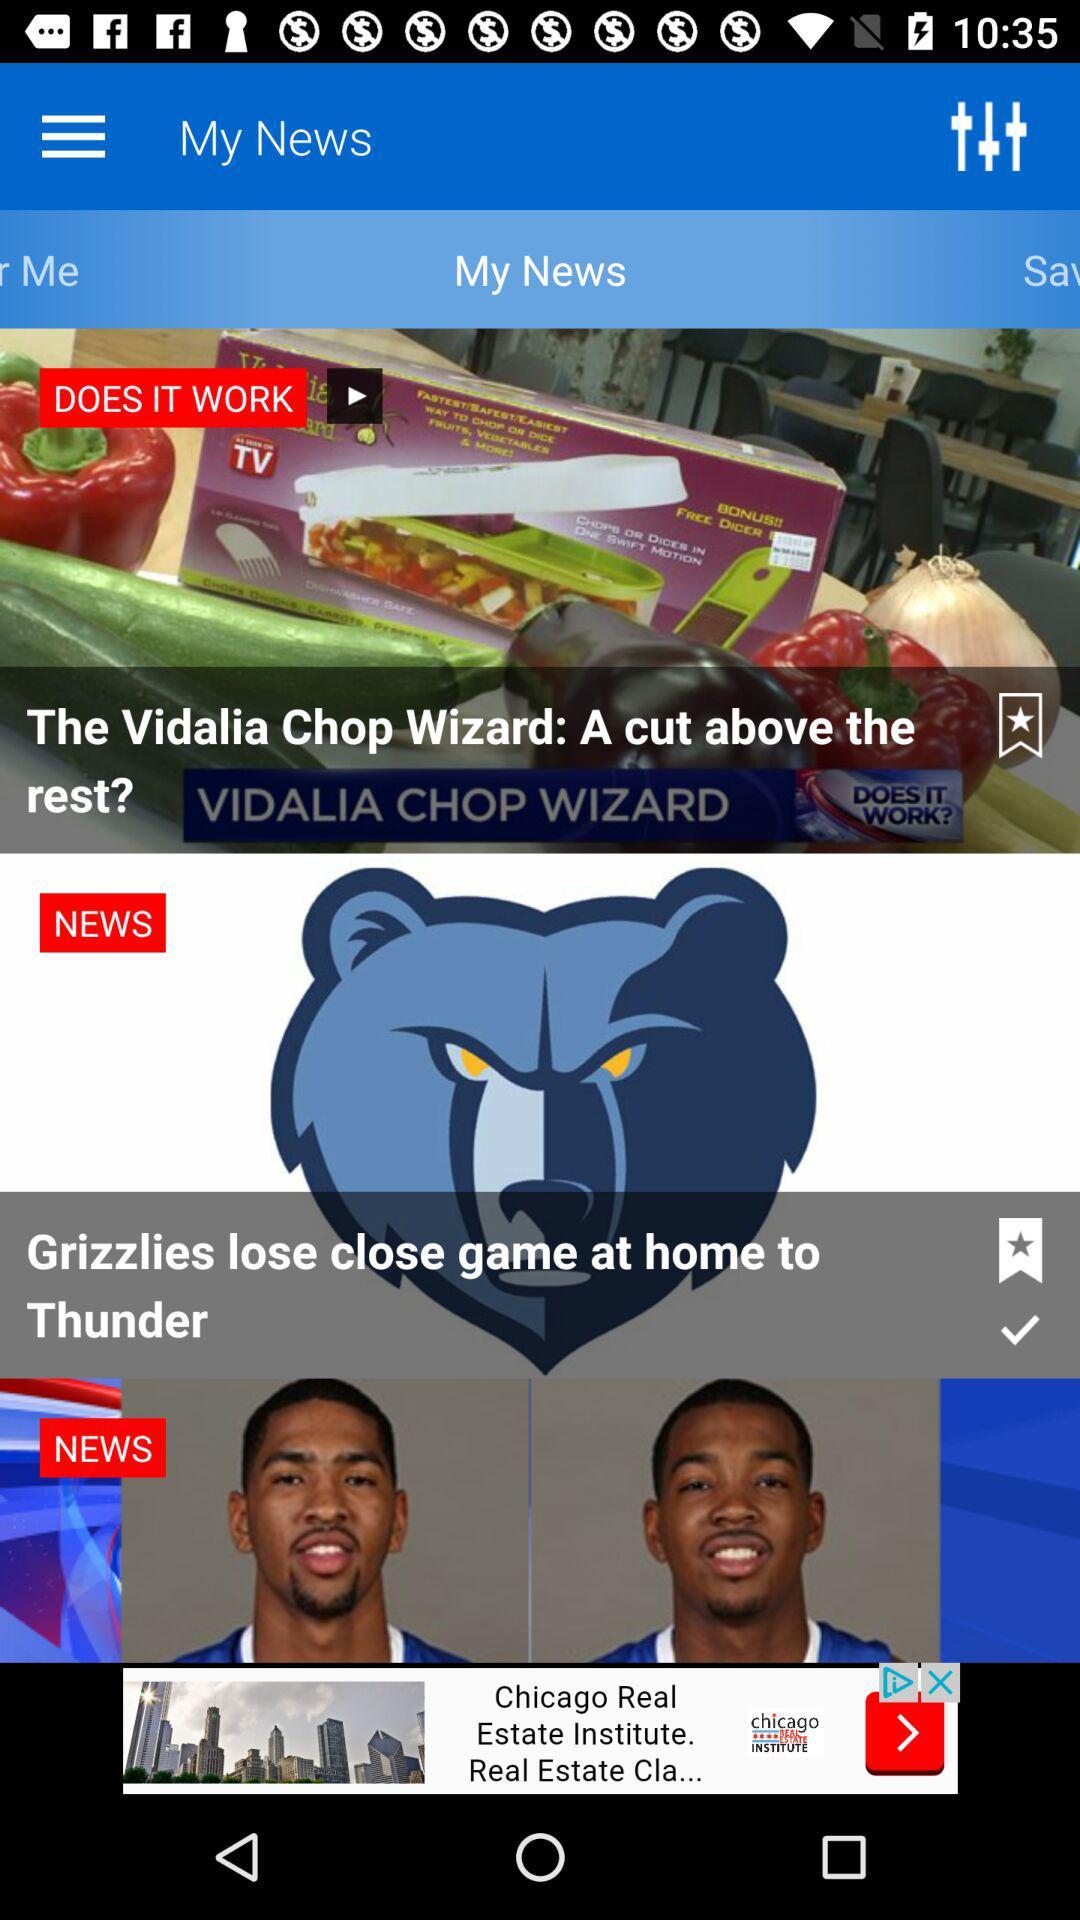 Image resolution: width=1080 pixels, height=1920 pixels. Describe the element at coordinates (987, 135) in the screenshot. I see `colour adjustment` at that location.